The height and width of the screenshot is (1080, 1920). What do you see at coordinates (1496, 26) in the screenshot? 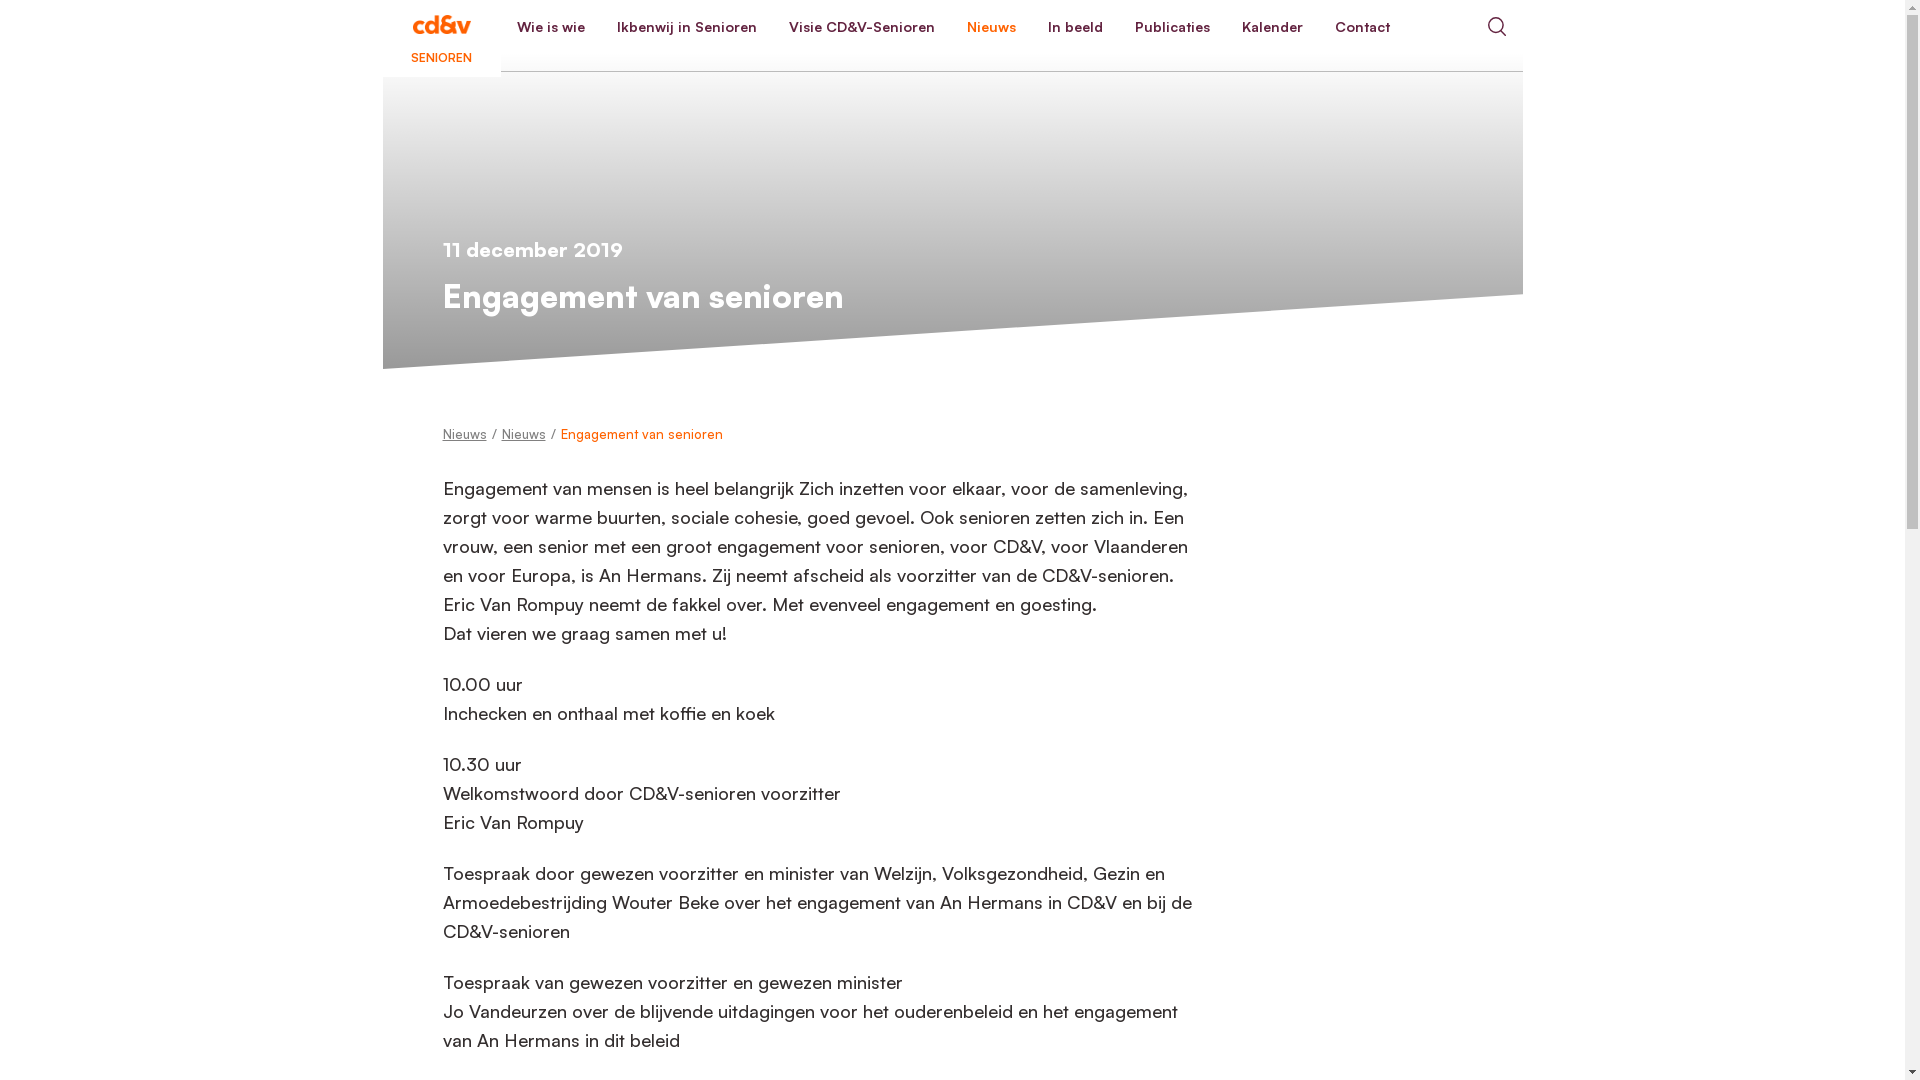
I see `'Search'` at bounding box center [1496, 26].